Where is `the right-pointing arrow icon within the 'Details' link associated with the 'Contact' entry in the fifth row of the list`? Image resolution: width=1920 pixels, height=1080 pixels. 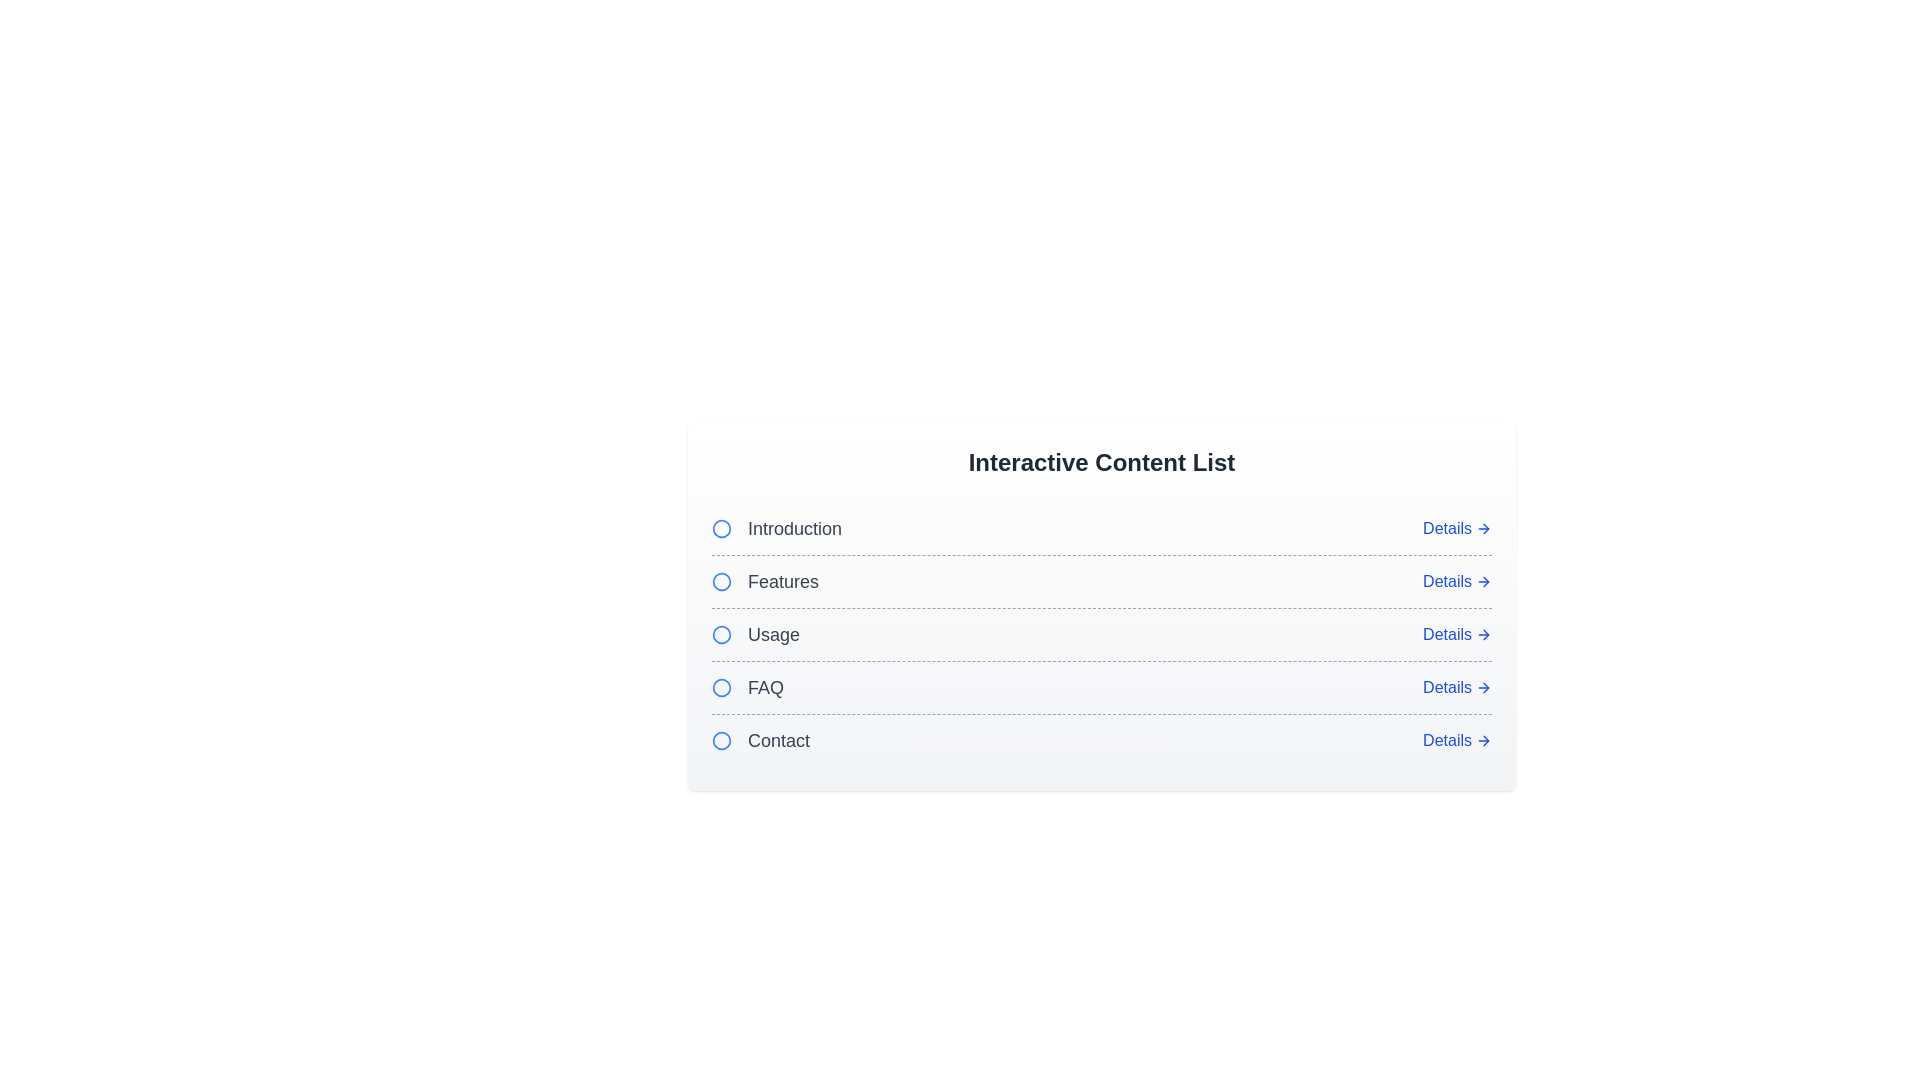
the right-pointing arrow icon within the 'Details' link associated with the 'Contact' entry in the fifth row of the list is located at coordinates (1483, 635).